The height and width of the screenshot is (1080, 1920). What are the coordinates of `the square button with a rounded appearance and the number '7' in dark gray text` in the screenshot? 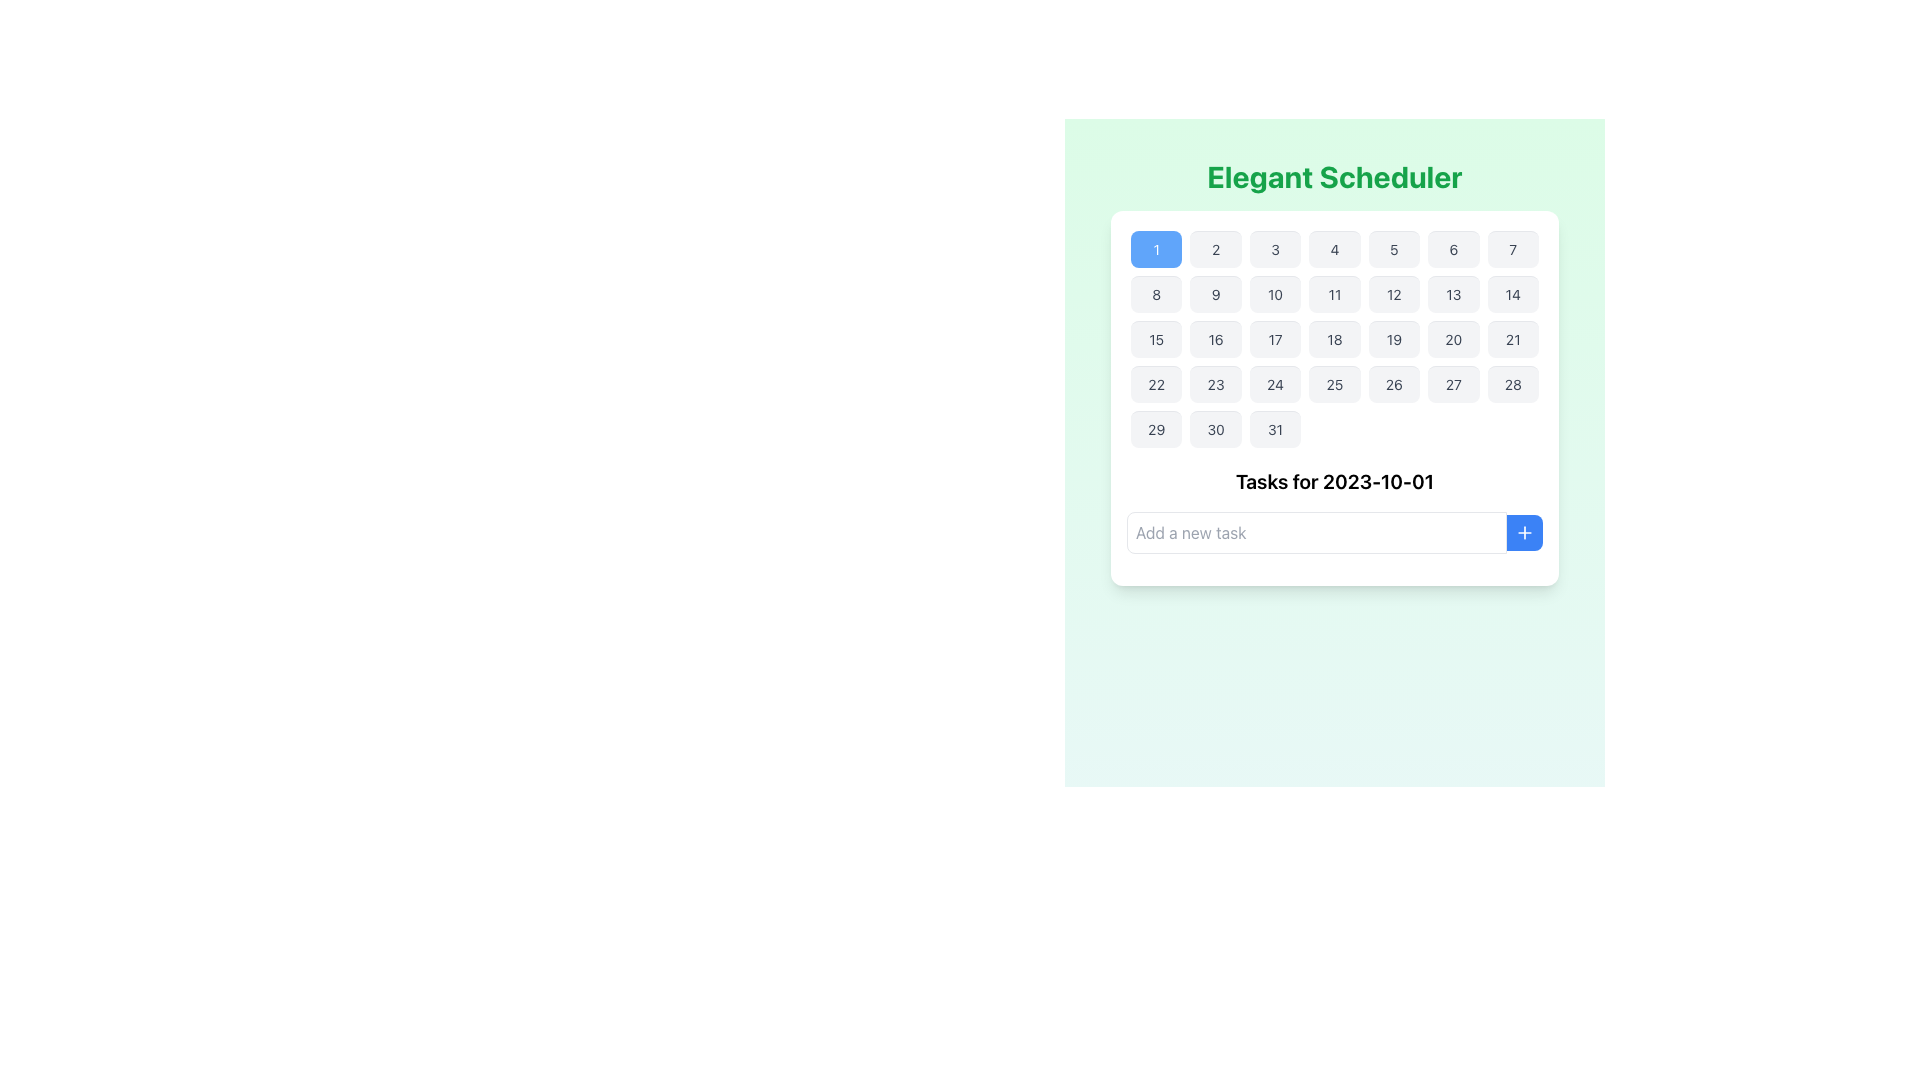 It's located at (1513, 248).